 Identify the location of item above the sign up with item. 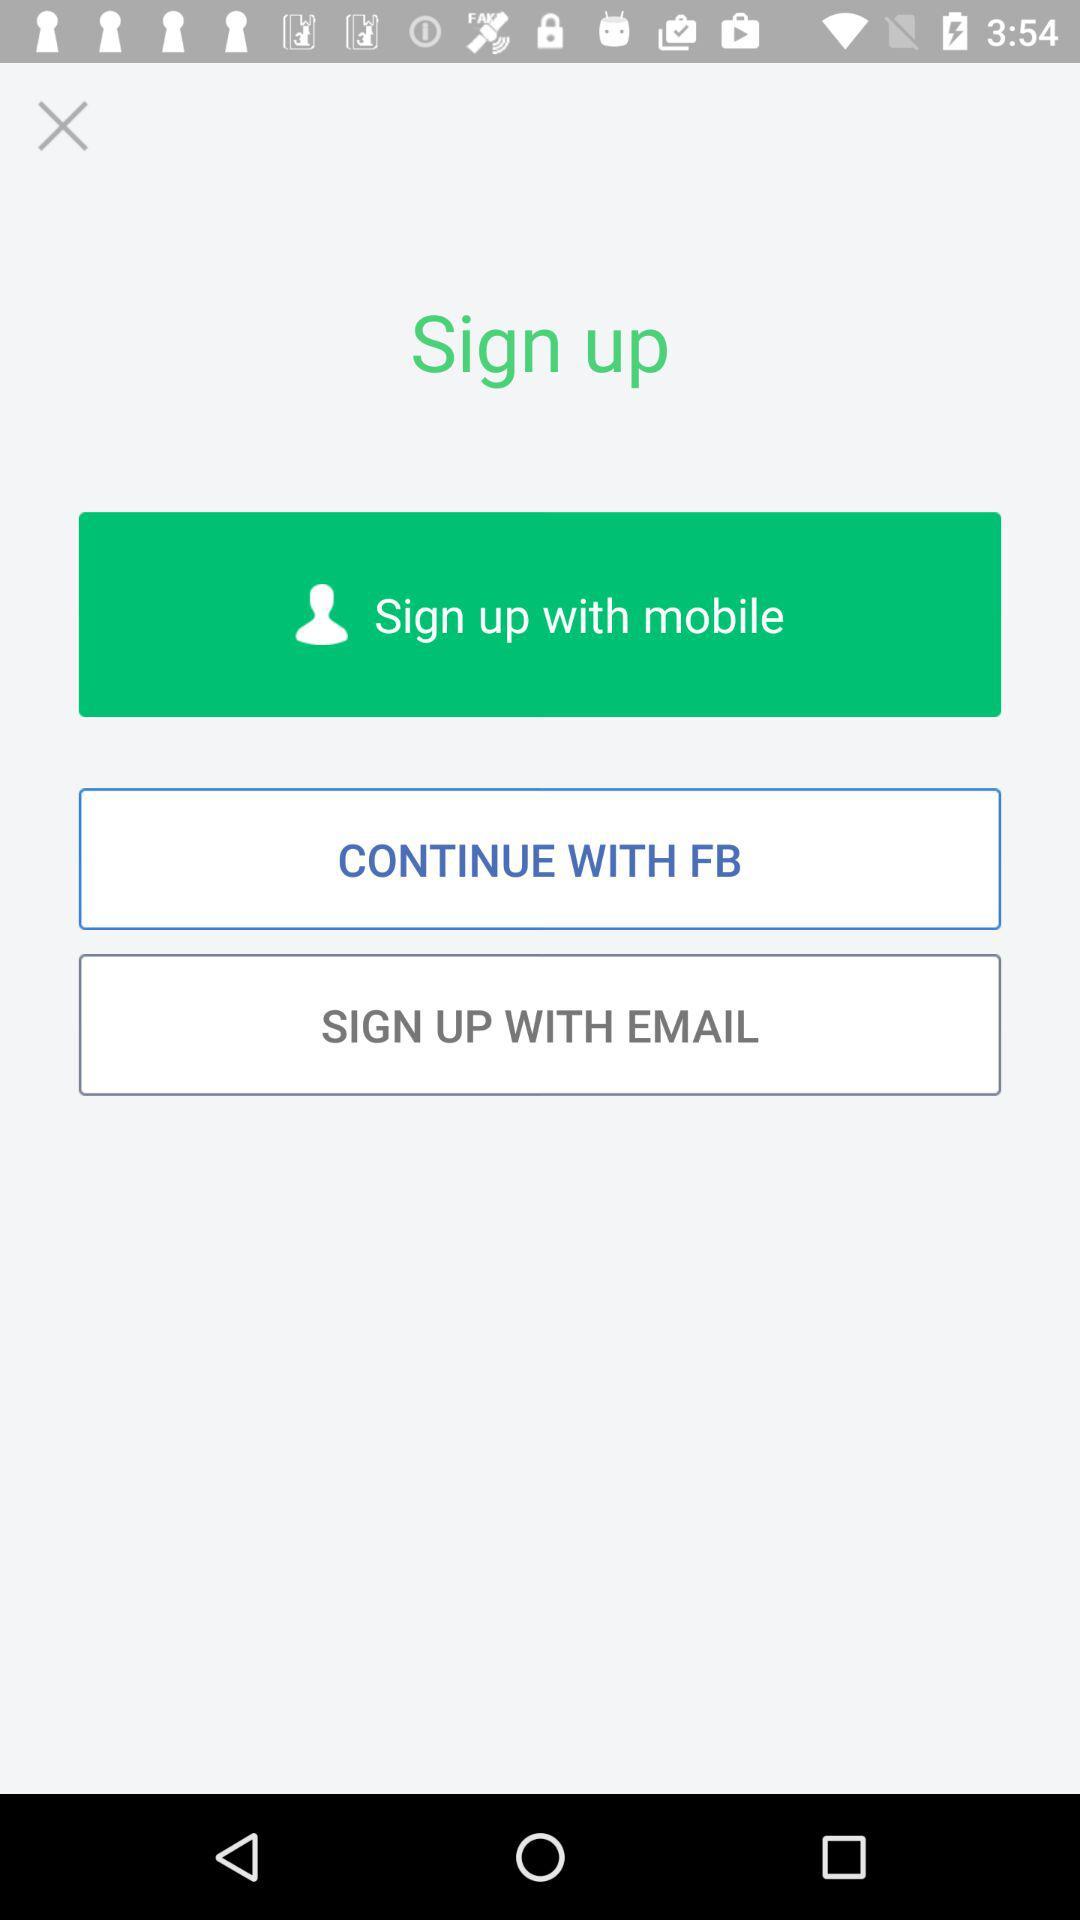
(540, 859).